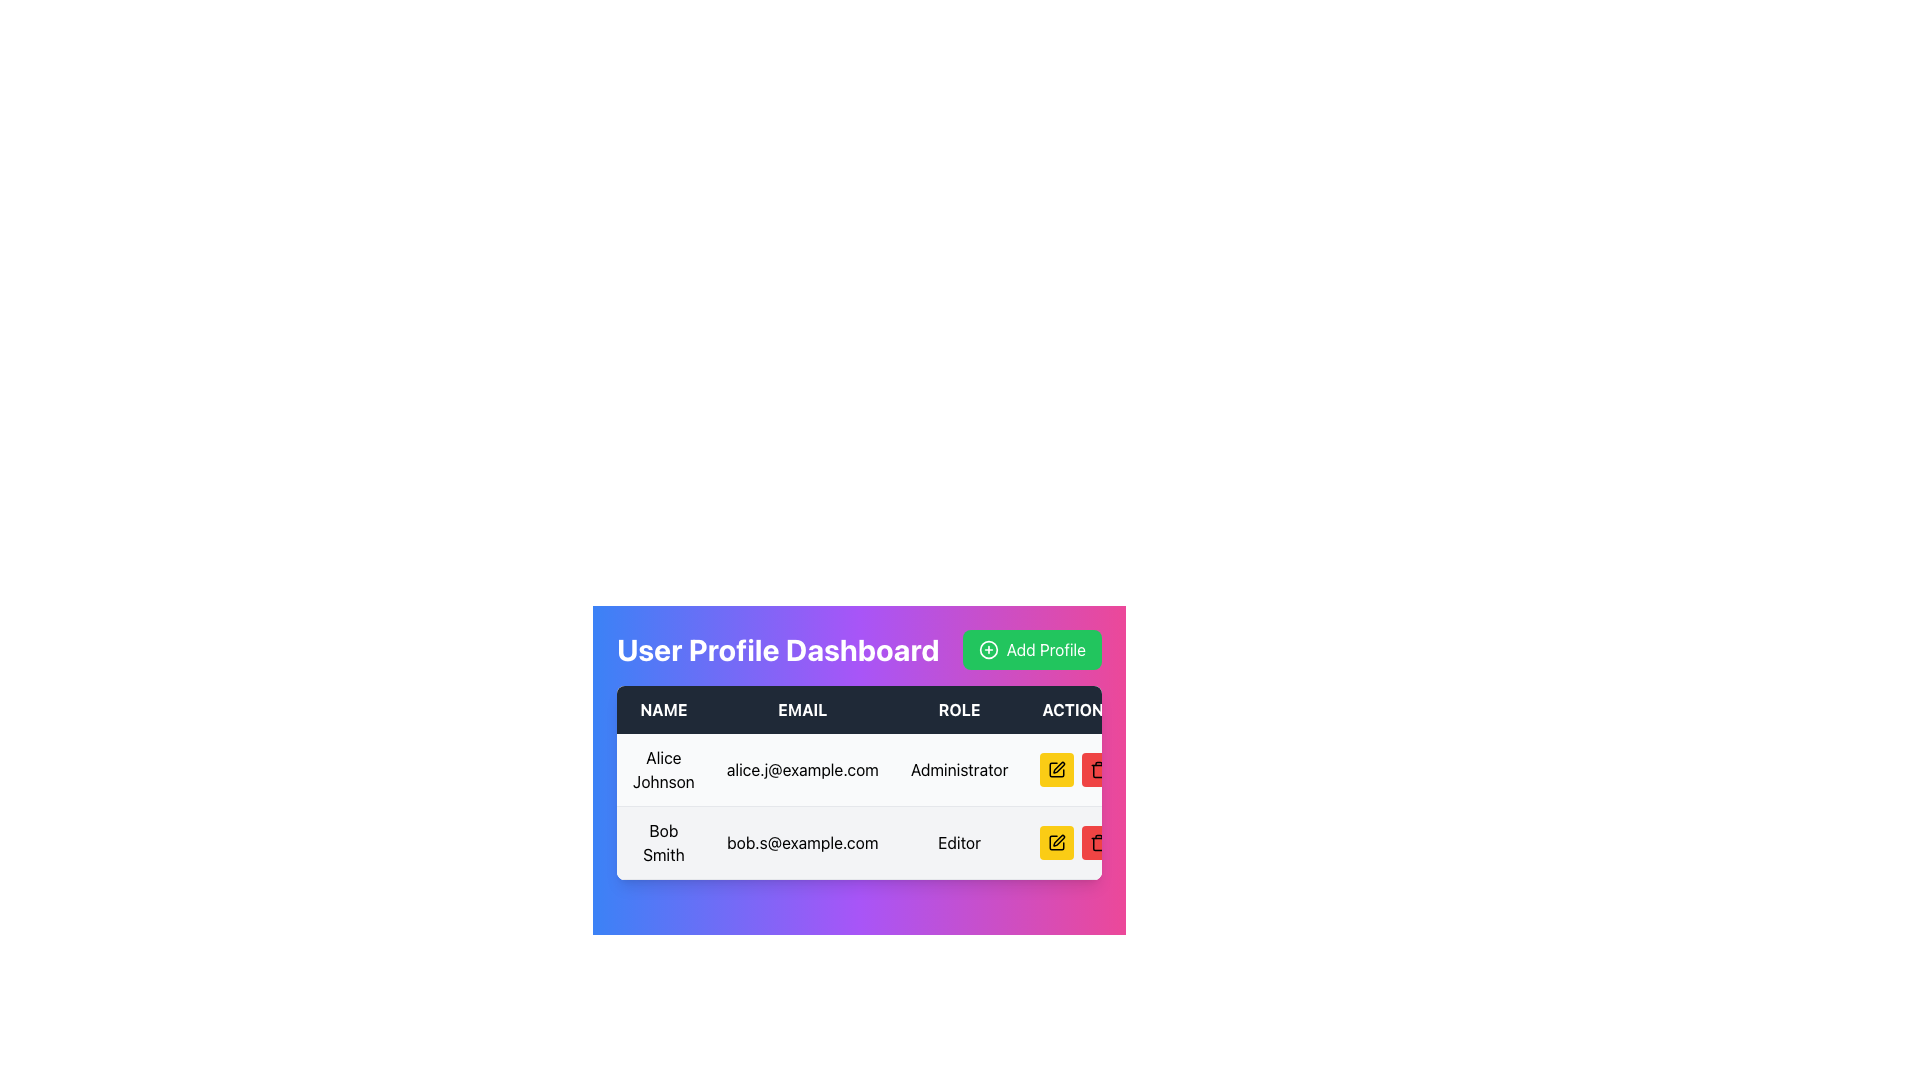 Image resolution: width=1920 pixels, height=1080 pixels. I want to click on the text display containing 'Bob Smith', which is located in the second row under the 'NAME' column in a tabular layout, so click(663, 843).